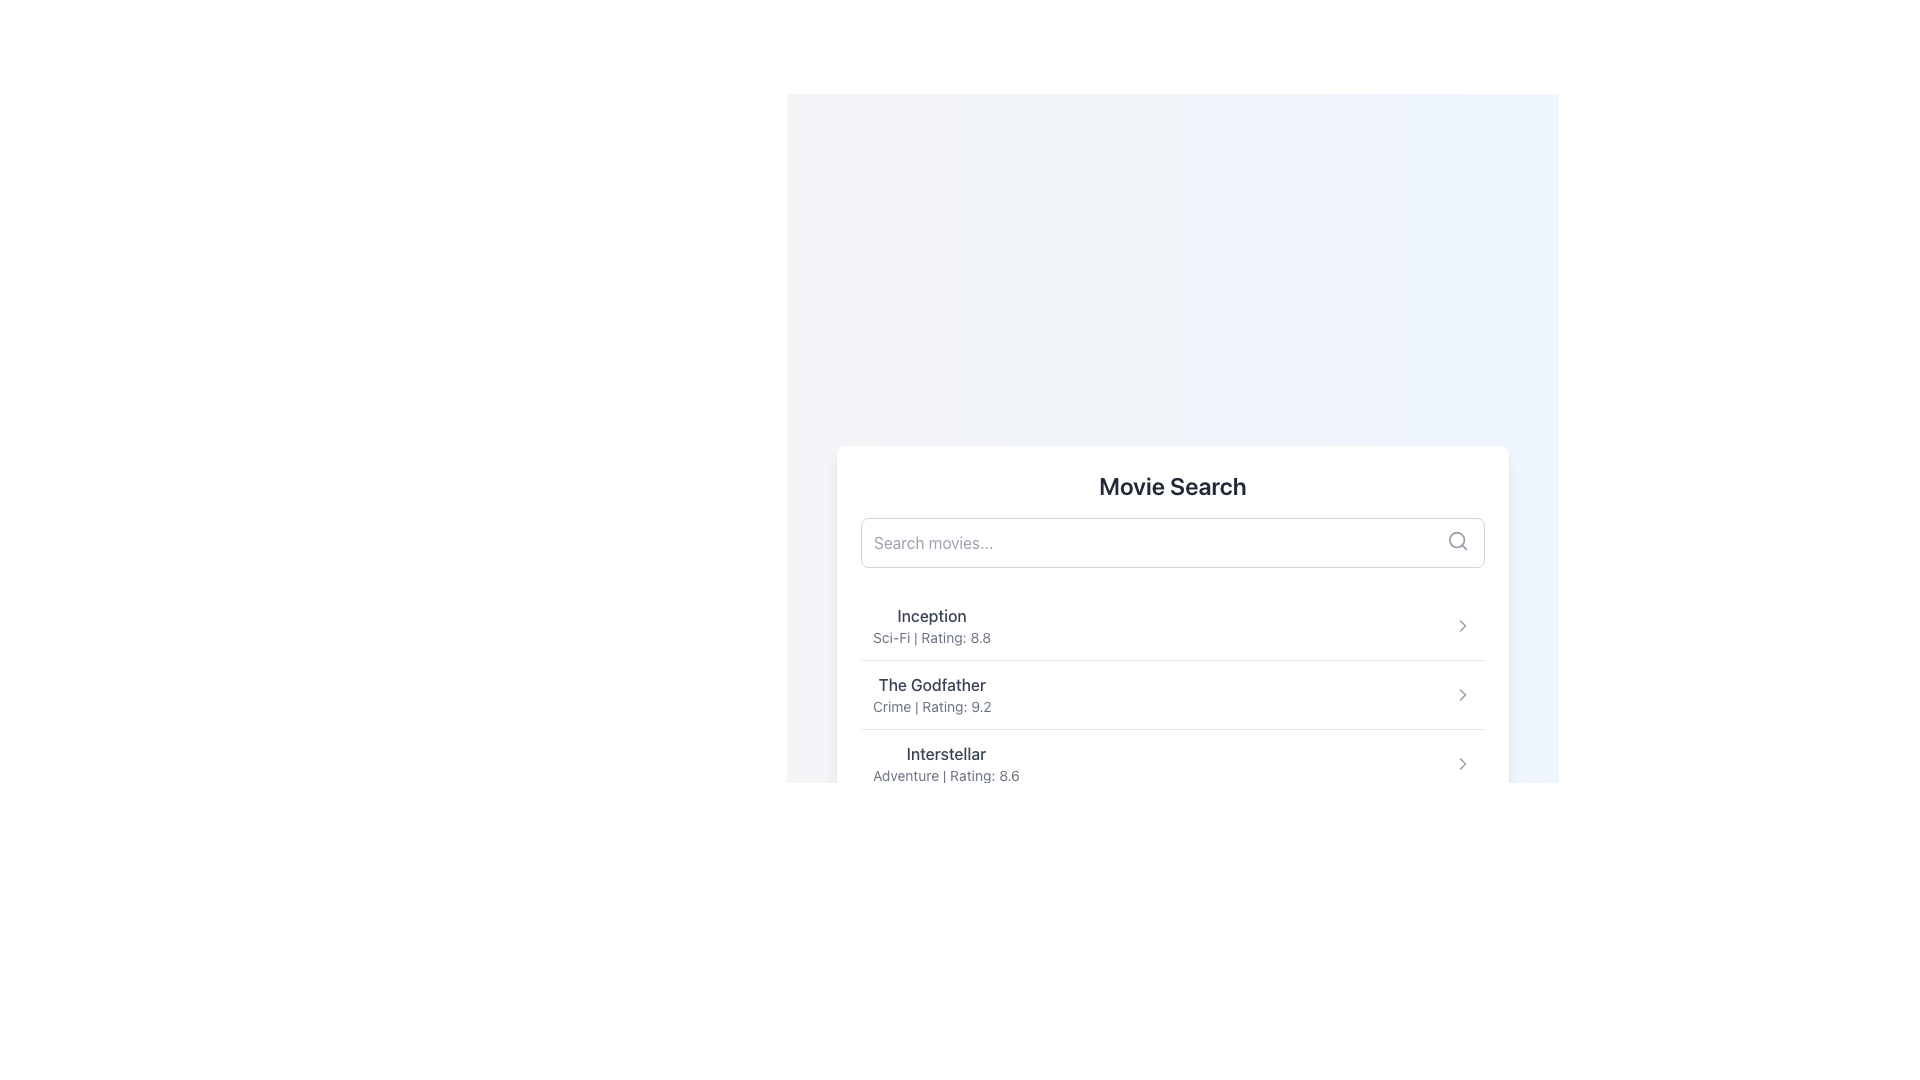 The width and height of the screenshot is (1920, 1080). I want to click on the second movie list item, which displays details such as title, genre, and rating, situated between 'Inception' and 'Interstellar' in a vertically stacked list, so click(1172, 693).